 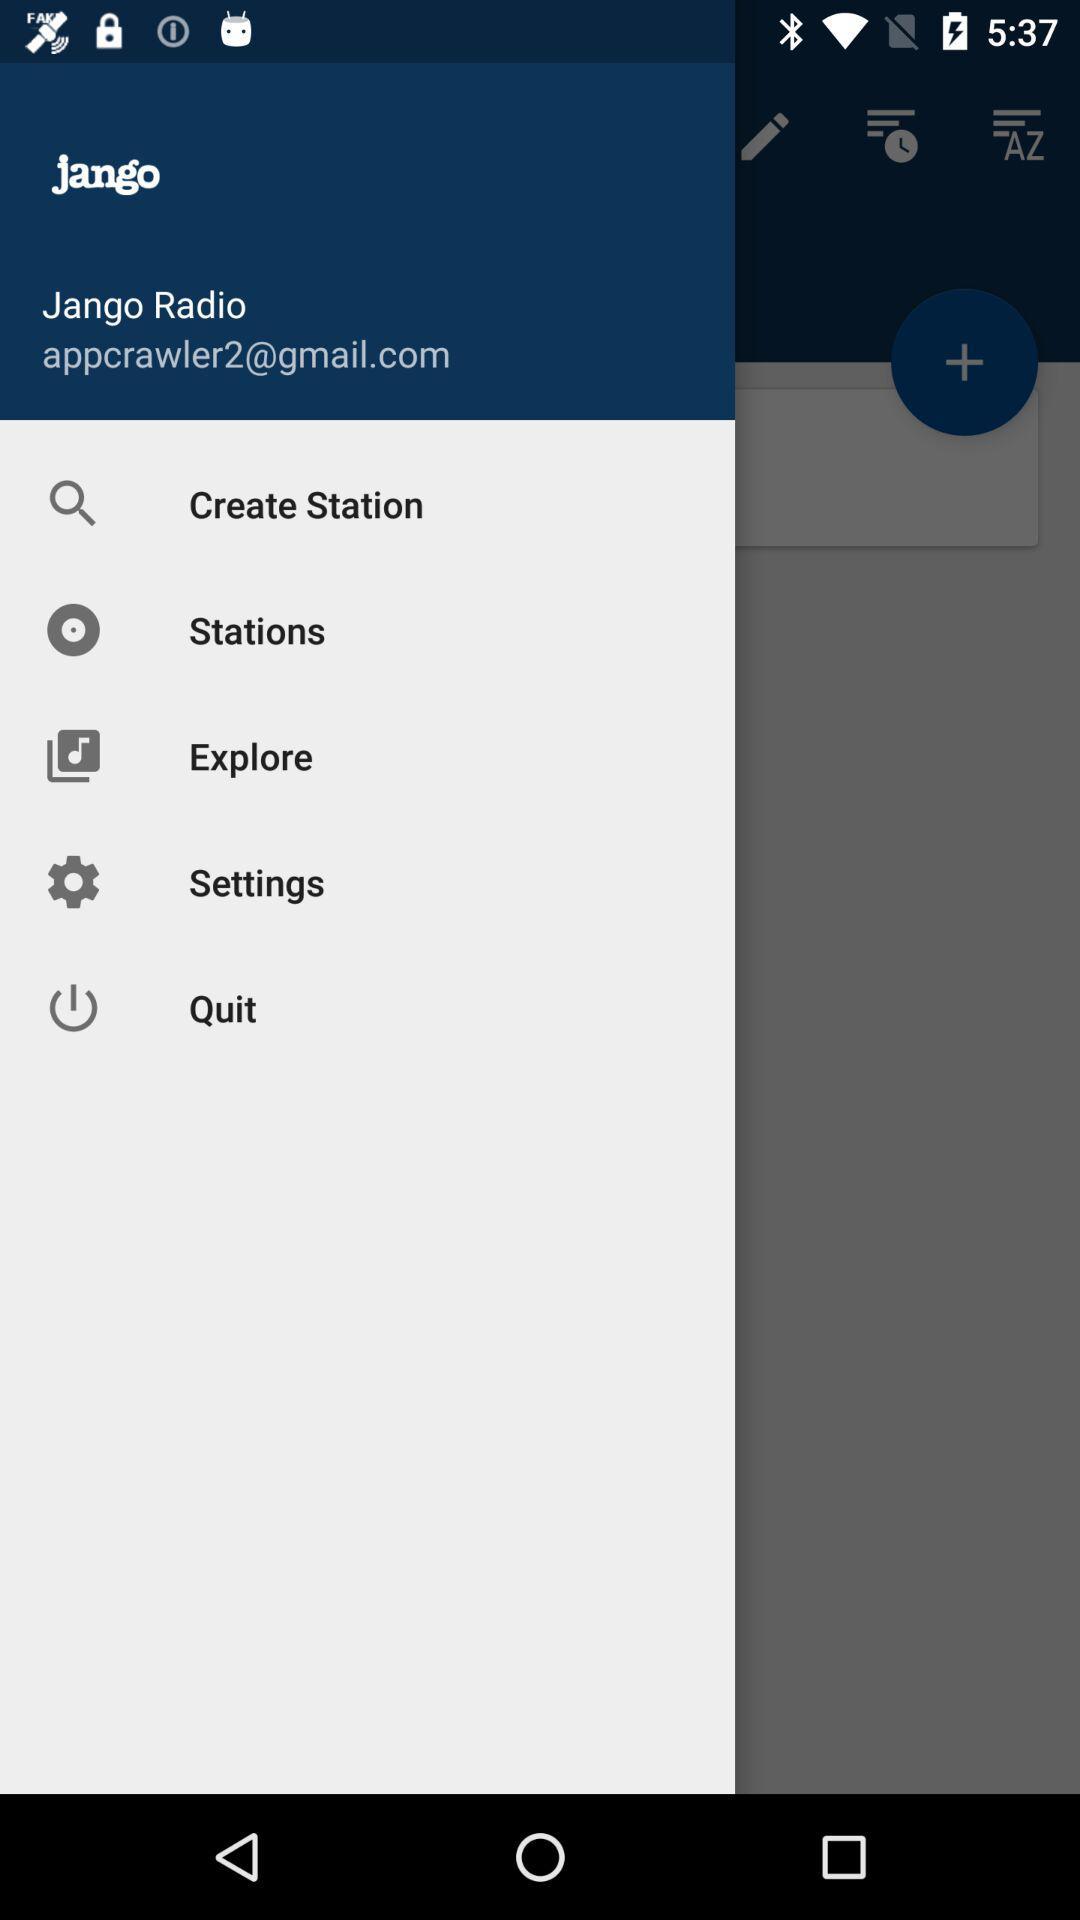 What do you see at coordinates (963, 362) in the screenshot?
I see `the add icon` at bounding box center [963, 362].